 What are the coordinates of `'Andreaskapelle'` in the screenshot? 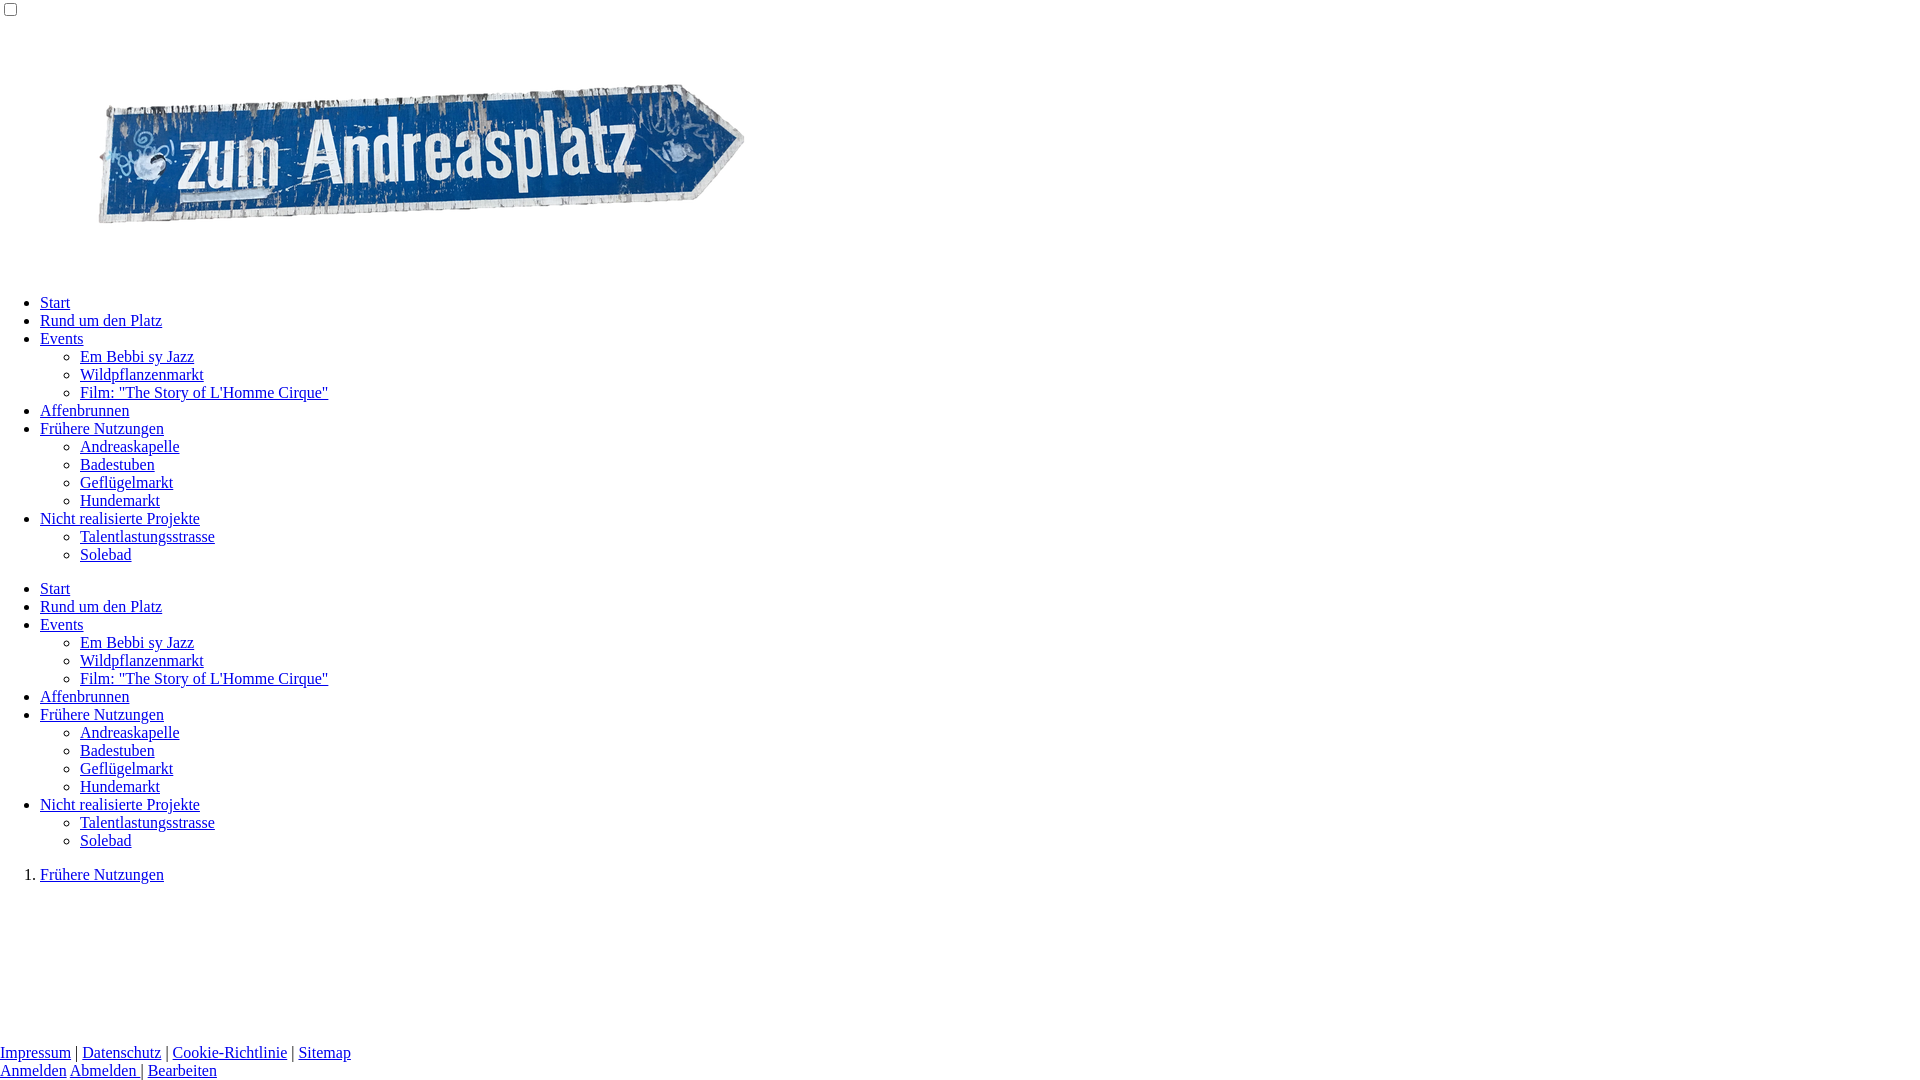 It's located at (128, 732).